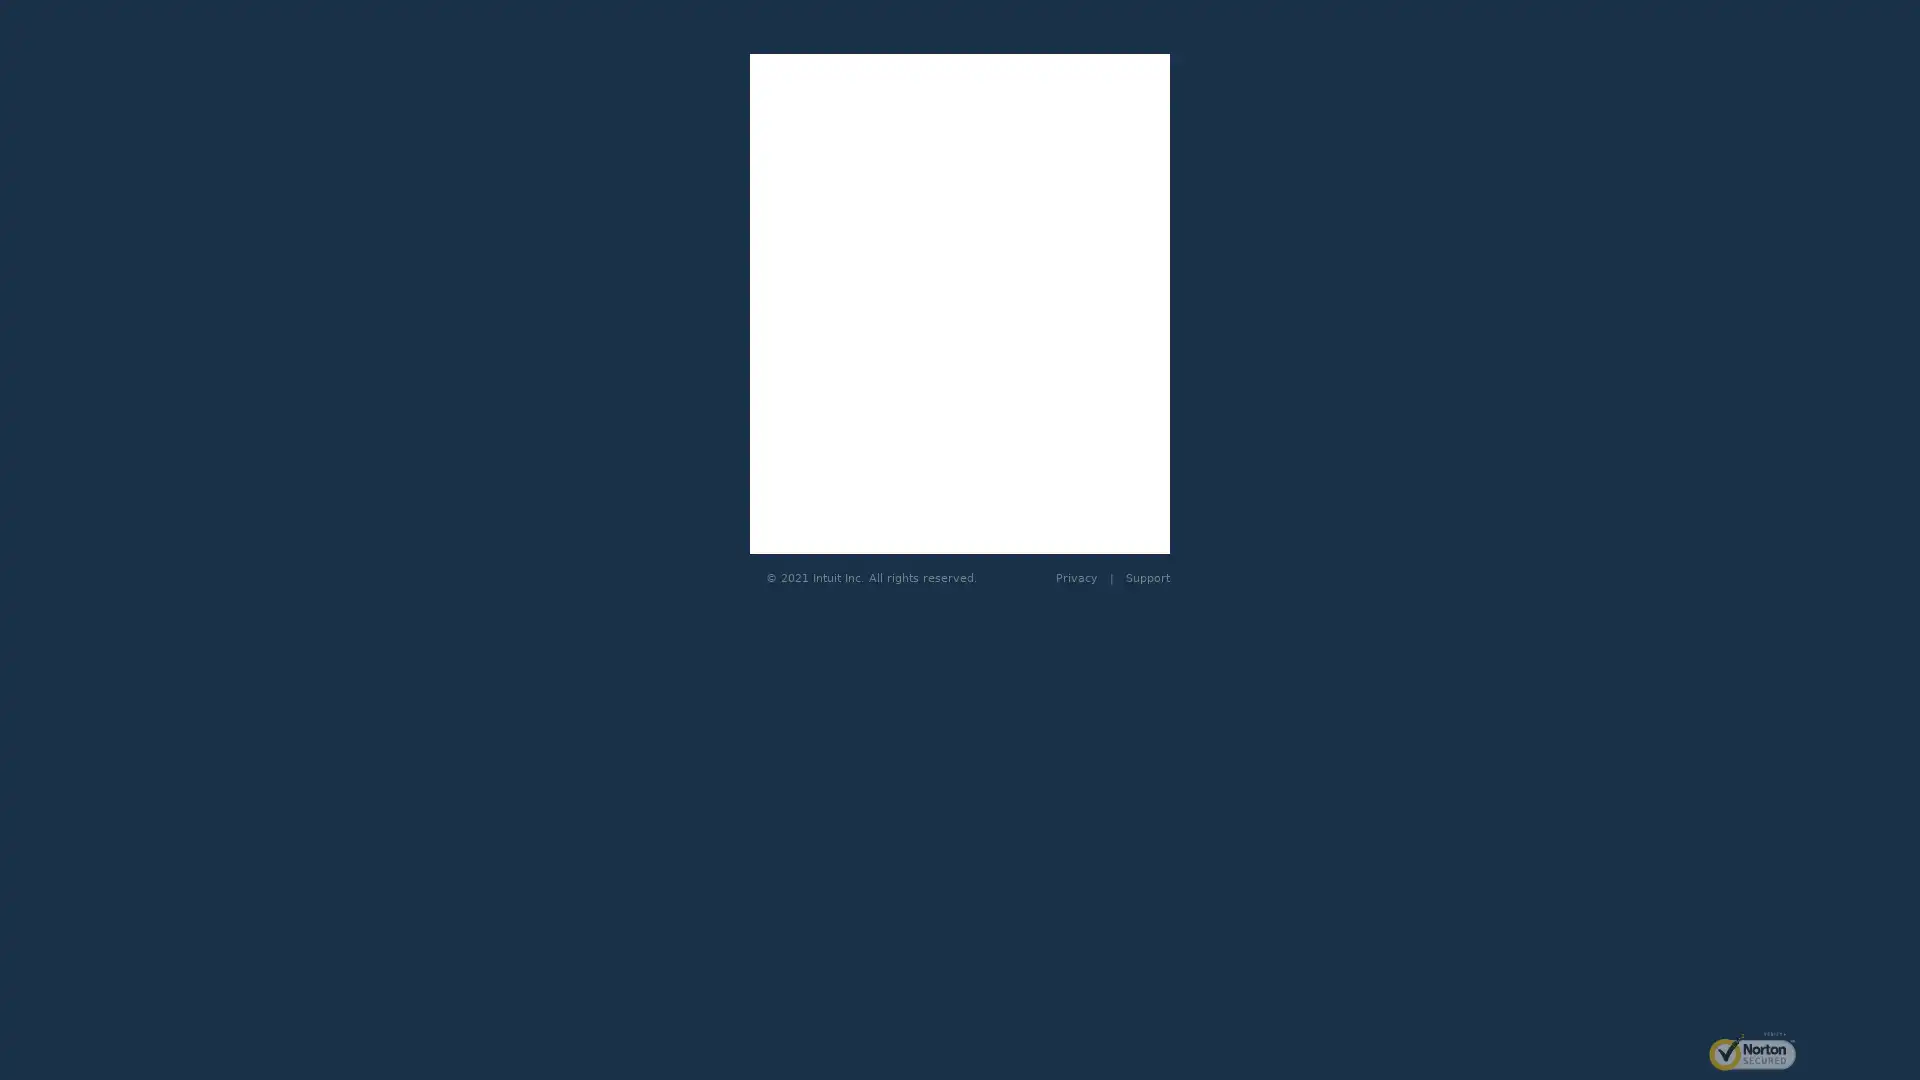 Image resolution: width=1920 pixels, height=1080 pixels. What do you see at coordinates (1040, 384) in the screenshot?
I see `Phone` at bounding box center [1040, 384].